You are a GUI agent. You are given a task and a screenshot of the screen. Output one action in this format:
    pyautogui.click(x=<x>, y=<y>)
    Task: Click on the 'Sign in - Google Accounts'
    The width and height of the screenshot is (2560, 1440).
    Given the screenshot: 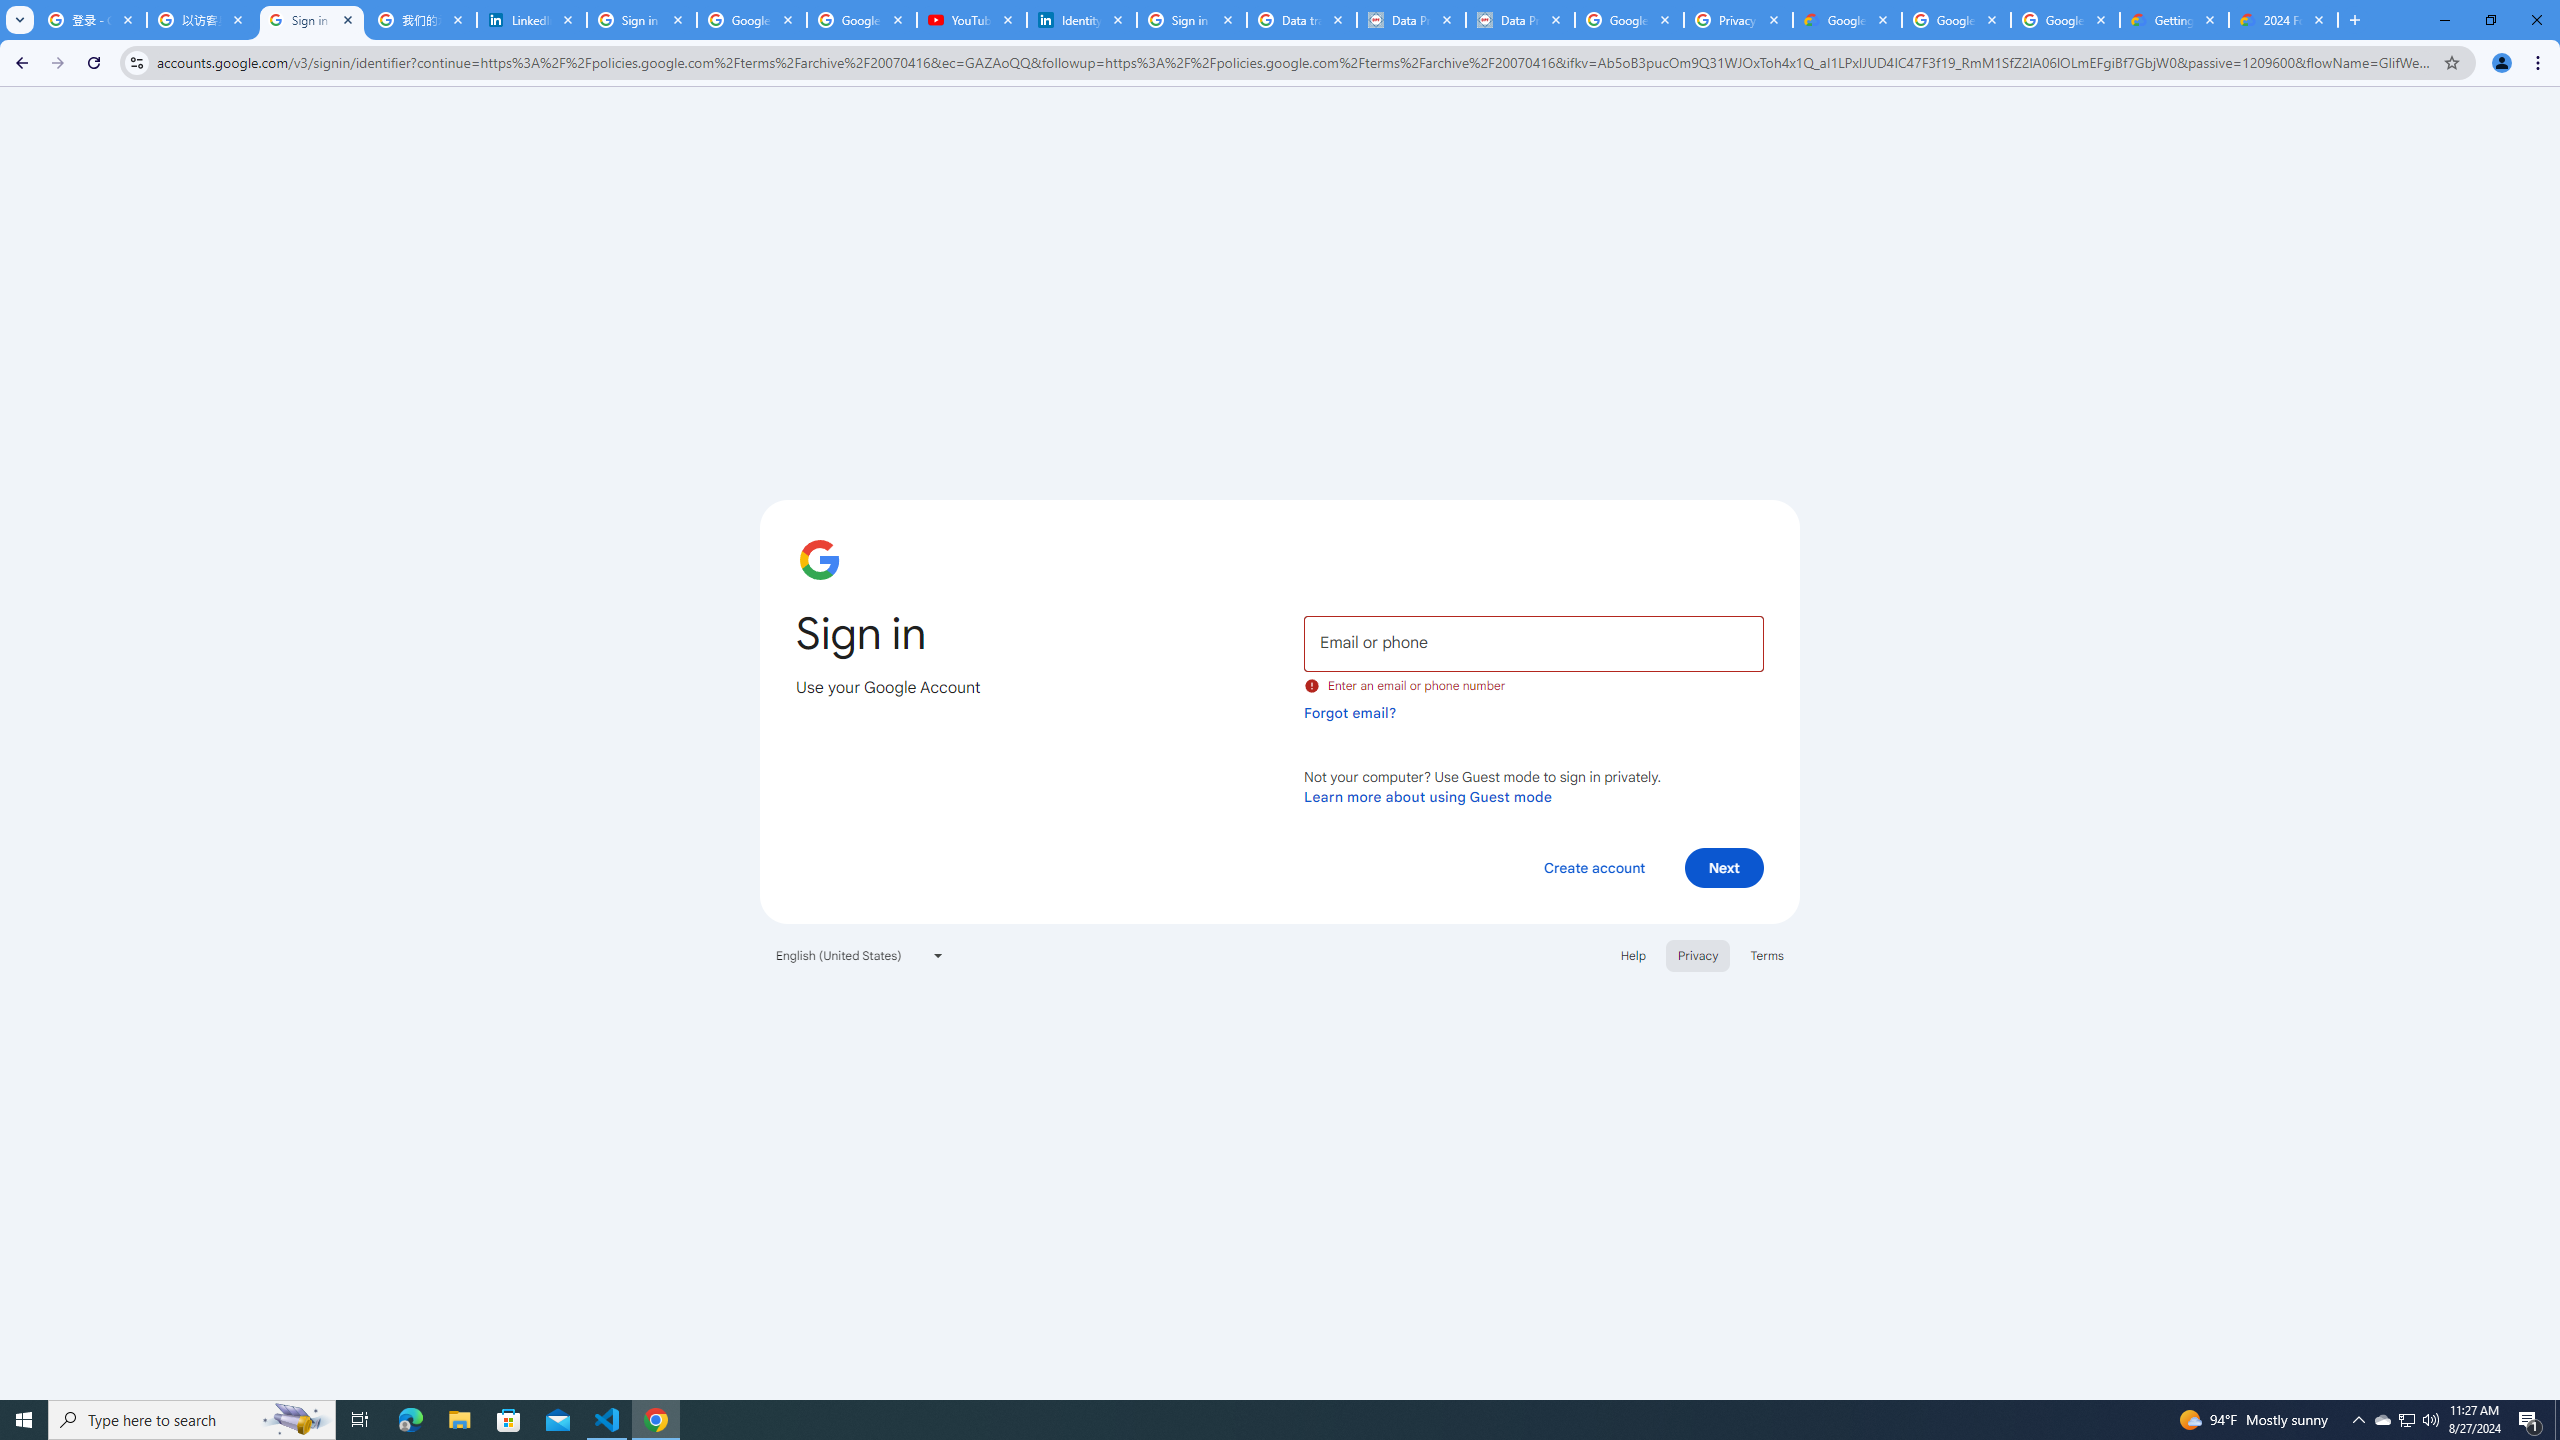 What is the action you would take?
    pyautogui.click(x=311, y=19)
    